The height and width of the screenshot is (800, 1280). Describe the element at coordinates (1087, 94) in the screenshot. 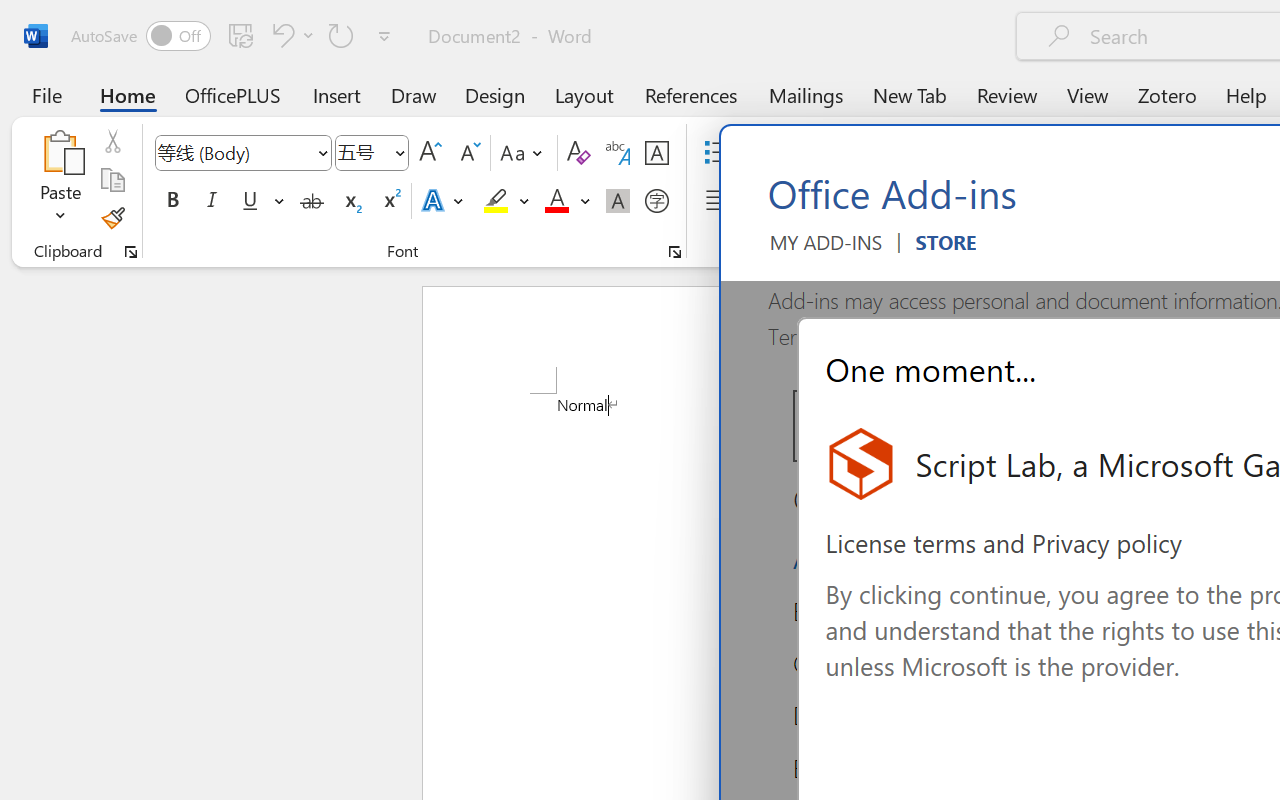

I see `'View'` at that location.